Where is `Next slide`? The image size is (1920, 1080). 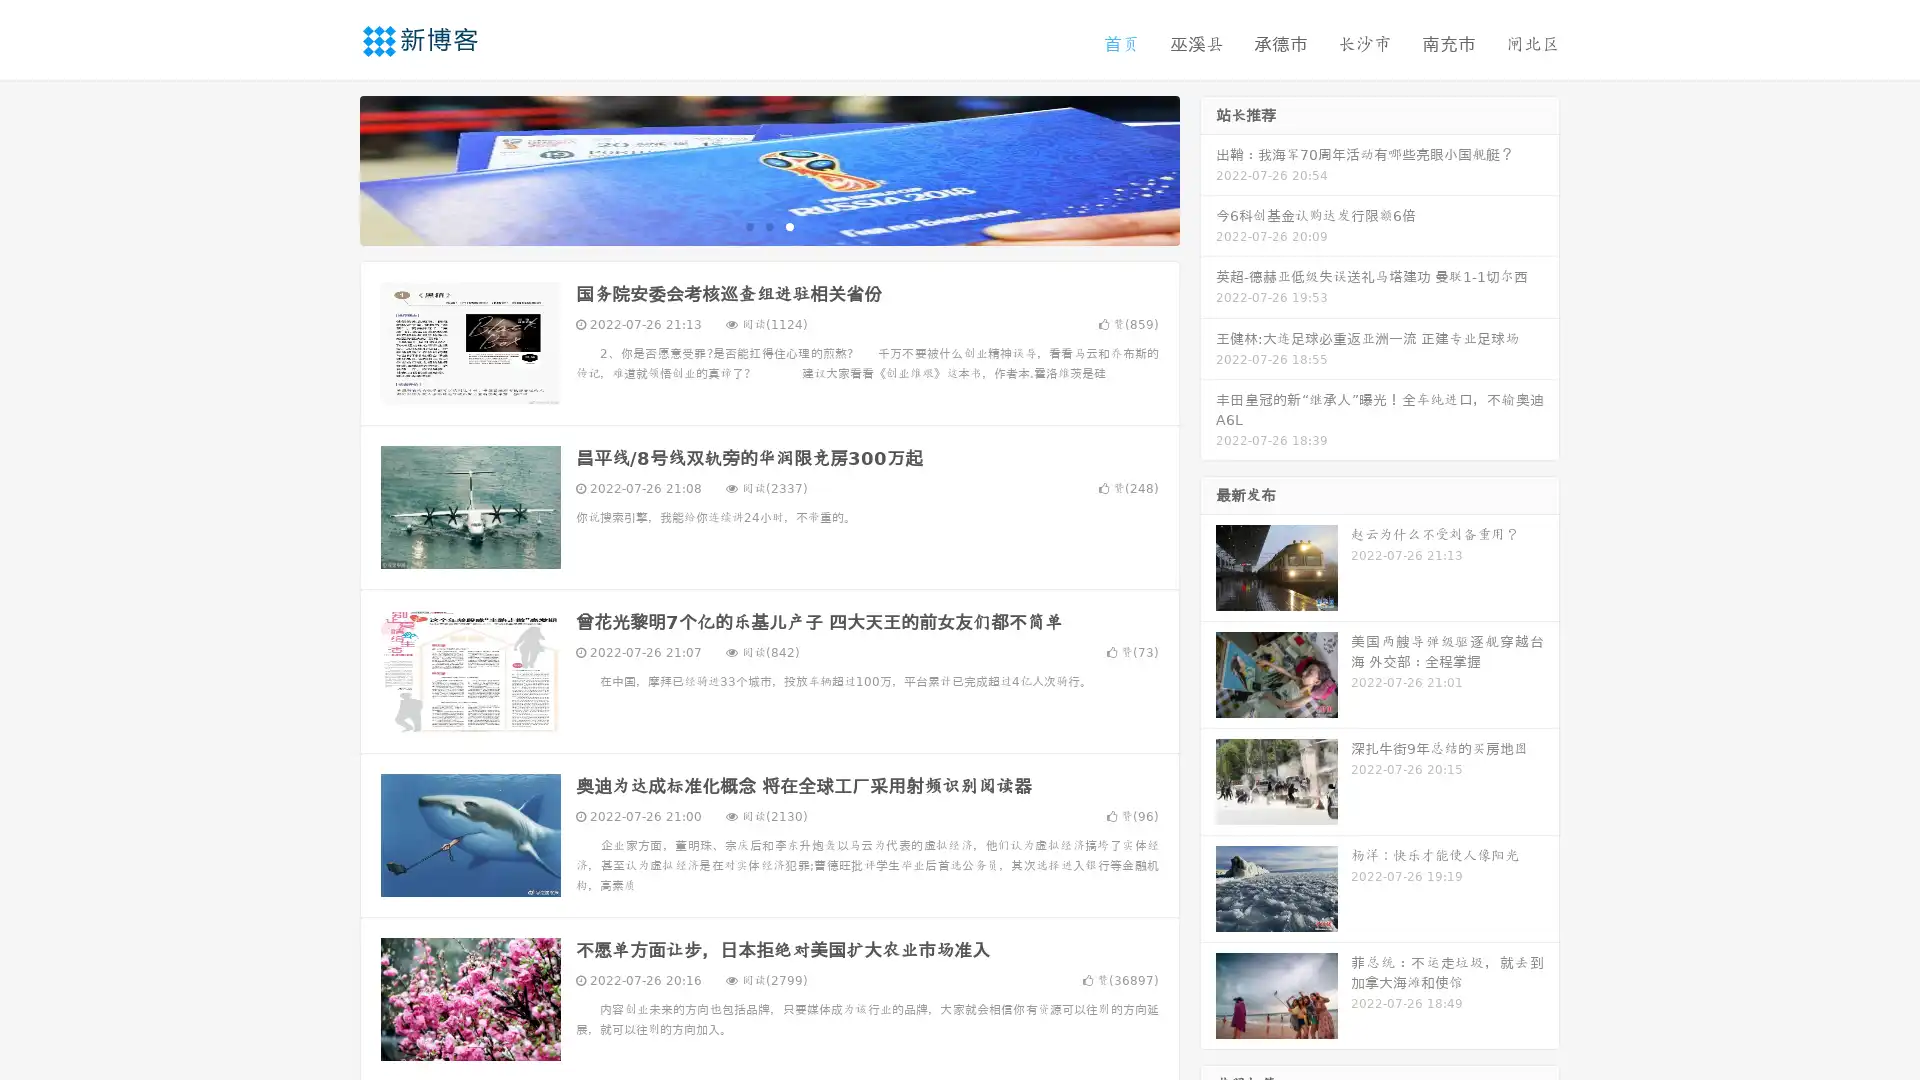
Next slide is located at coordinates (1208, 168).